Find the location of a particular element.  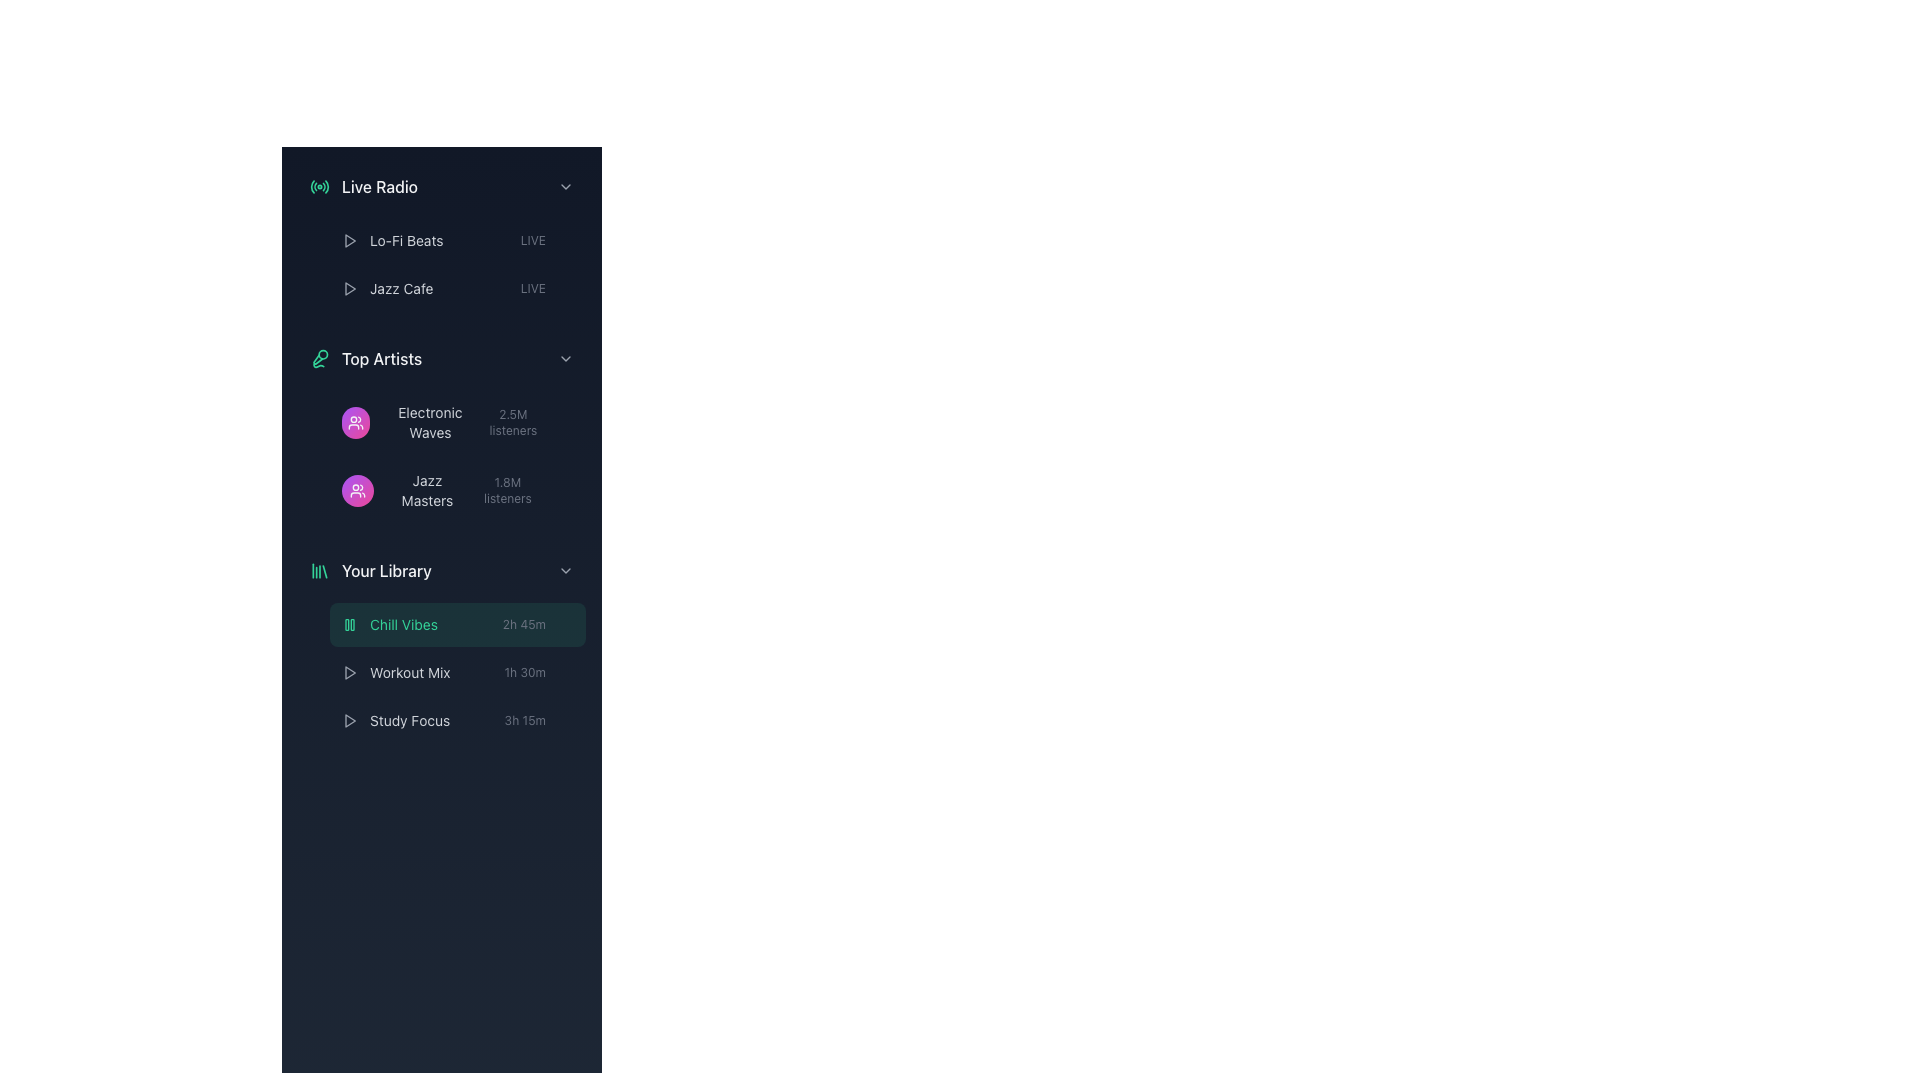

'Workout Mix' text label located in the 'Your Library' section, positioned between 'Chill Vibes' and 'Study Focus' is located at coordinates (409, 672).